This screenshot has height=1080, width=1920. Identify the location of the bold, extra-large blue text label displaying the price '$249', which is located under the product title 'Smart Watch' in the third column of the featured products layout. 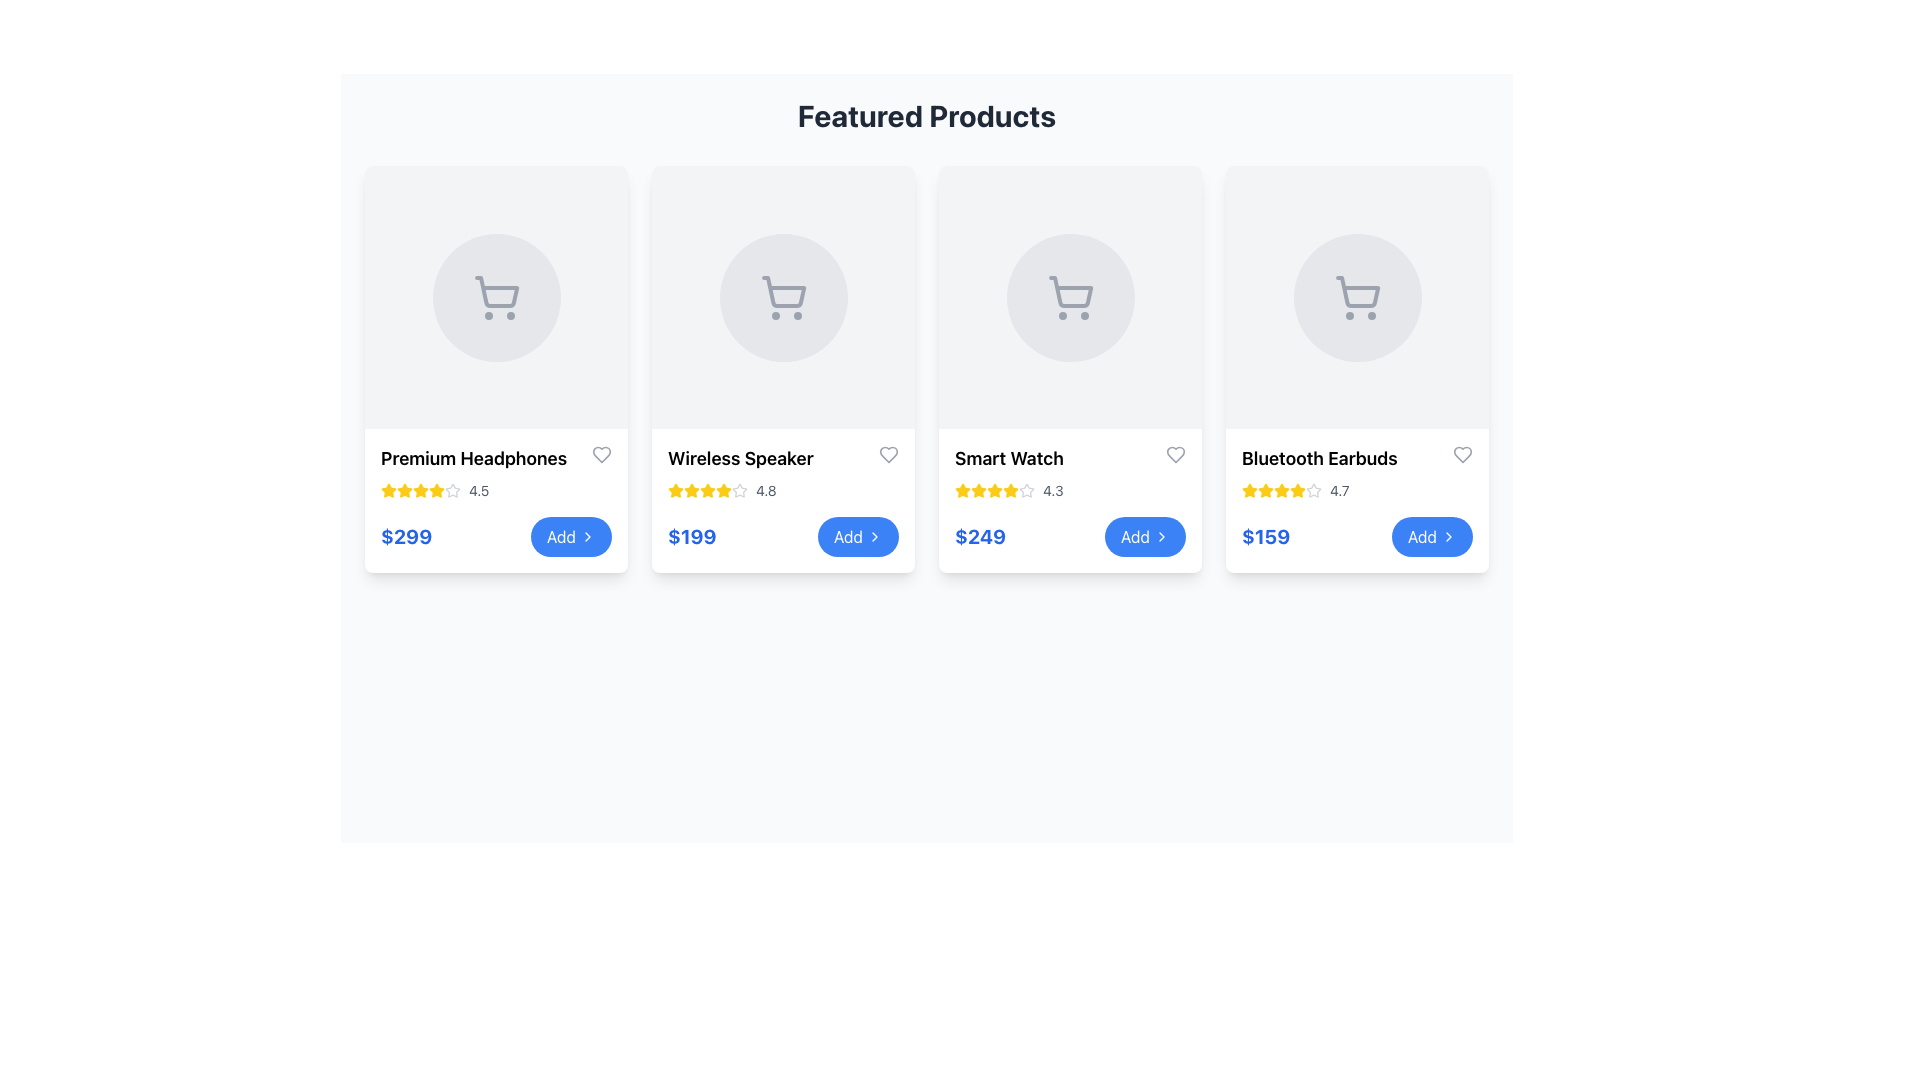
(980, 535).